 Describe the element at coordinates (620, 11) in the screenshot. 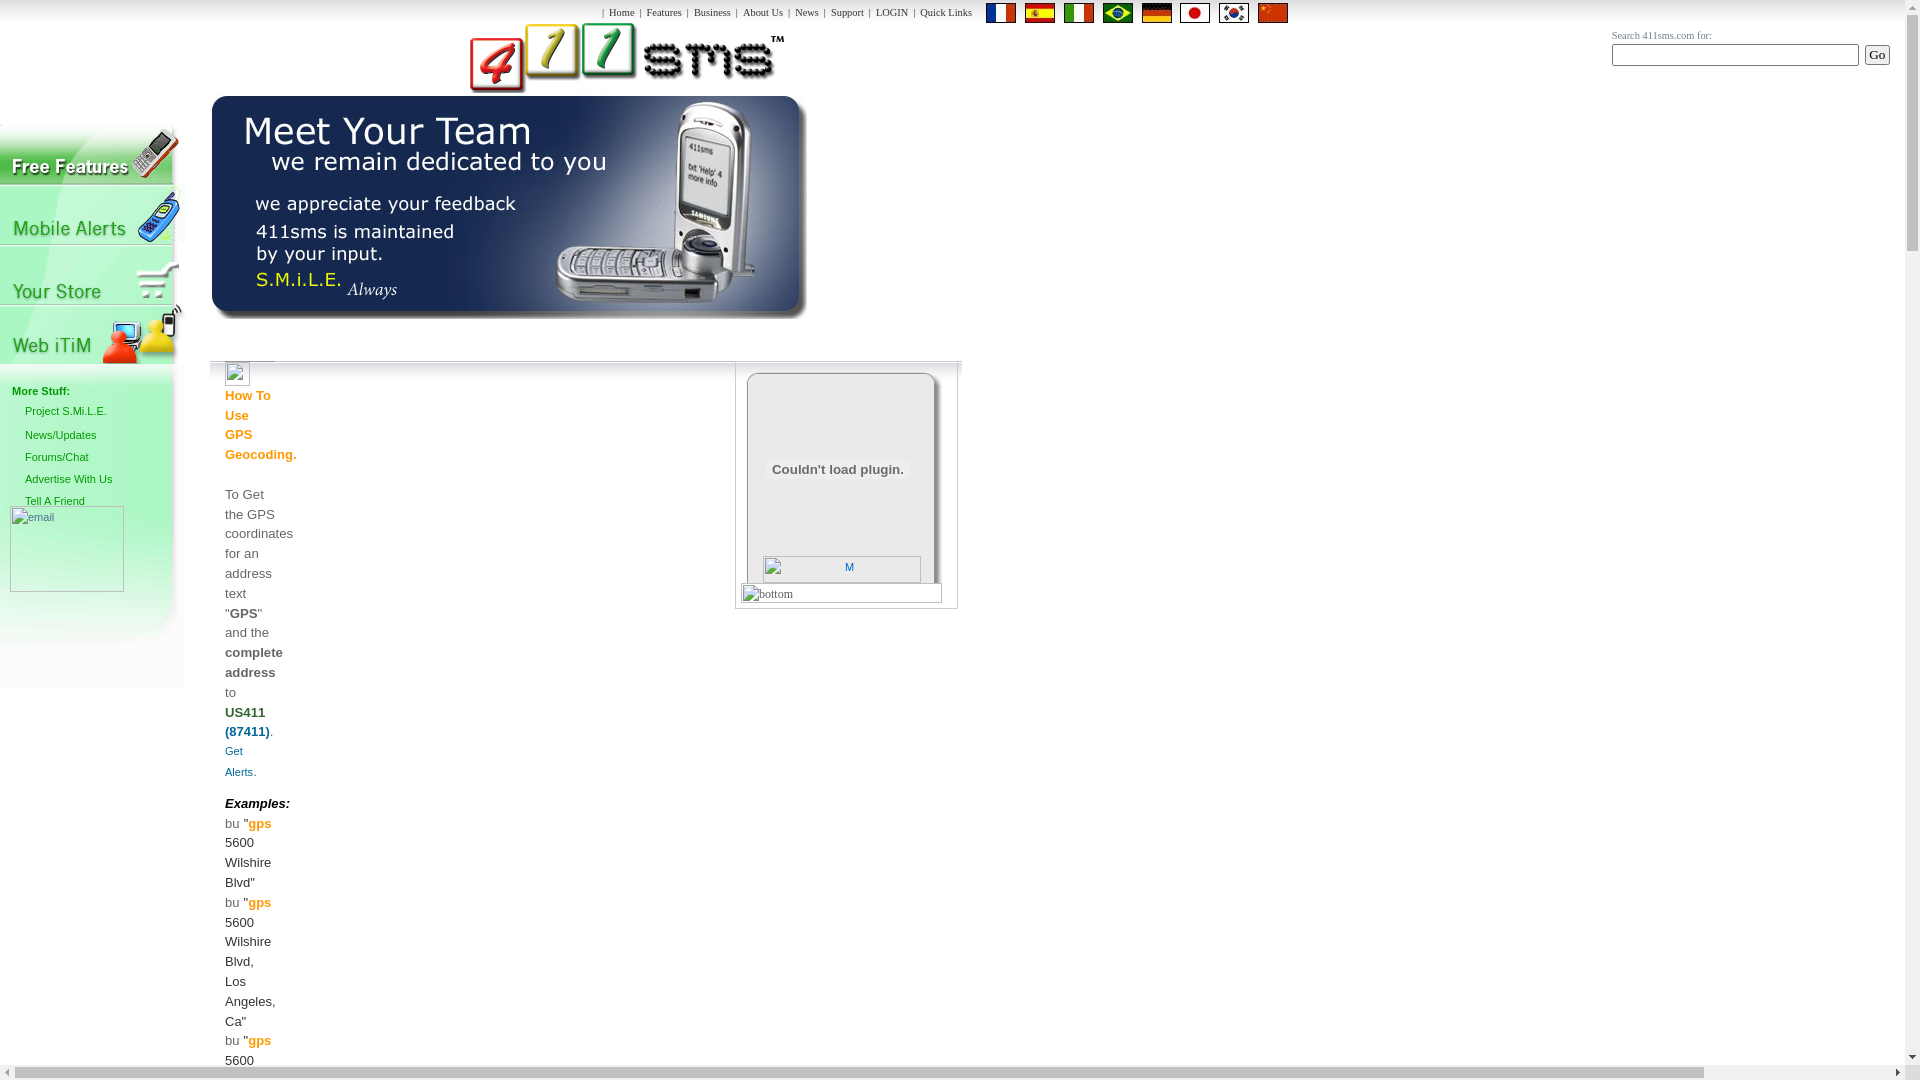

I see `'Home'` at that location.